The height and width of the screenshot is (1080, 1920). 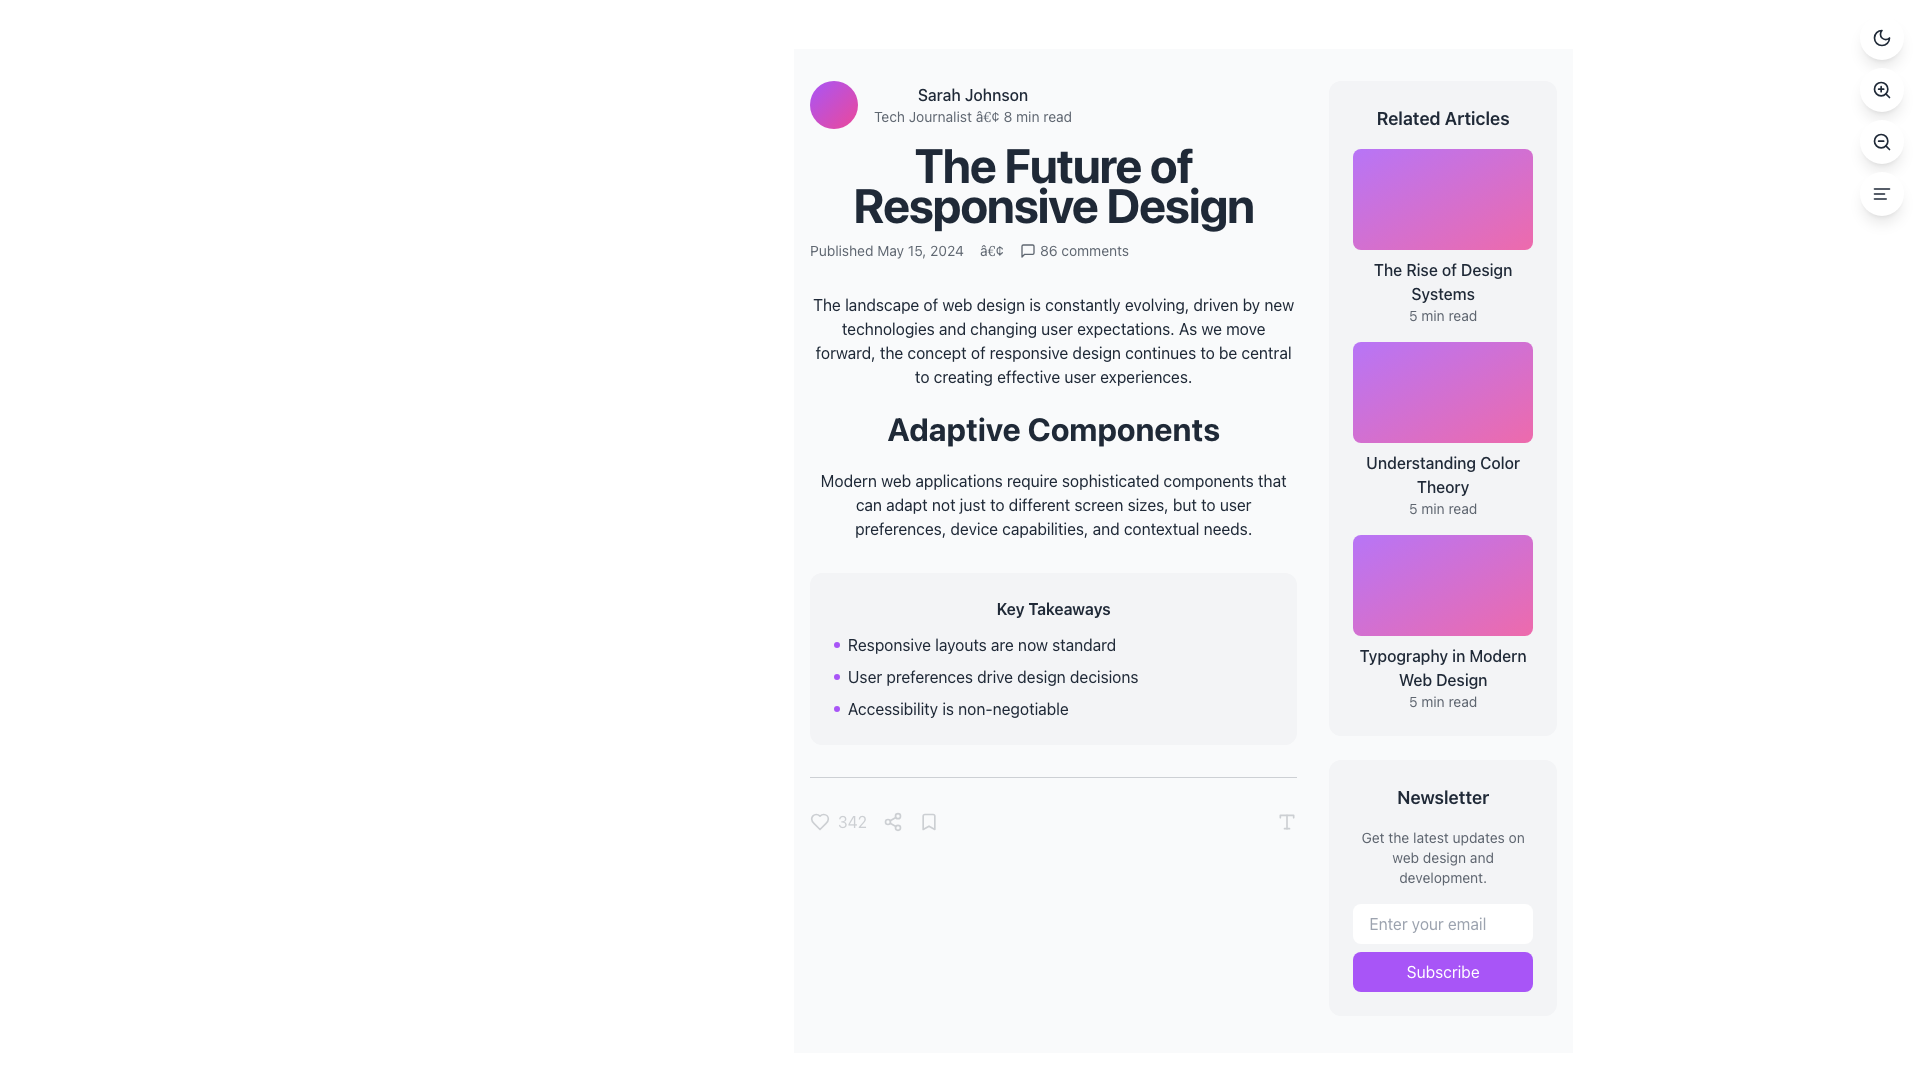 What do you see at coordinates (973, 95) in the screenshot?
I see `the surrounding content near the author identifier text label, which is located to the right of a circular profile image in the top-left area of the content section` at bounding box center [973, 95].